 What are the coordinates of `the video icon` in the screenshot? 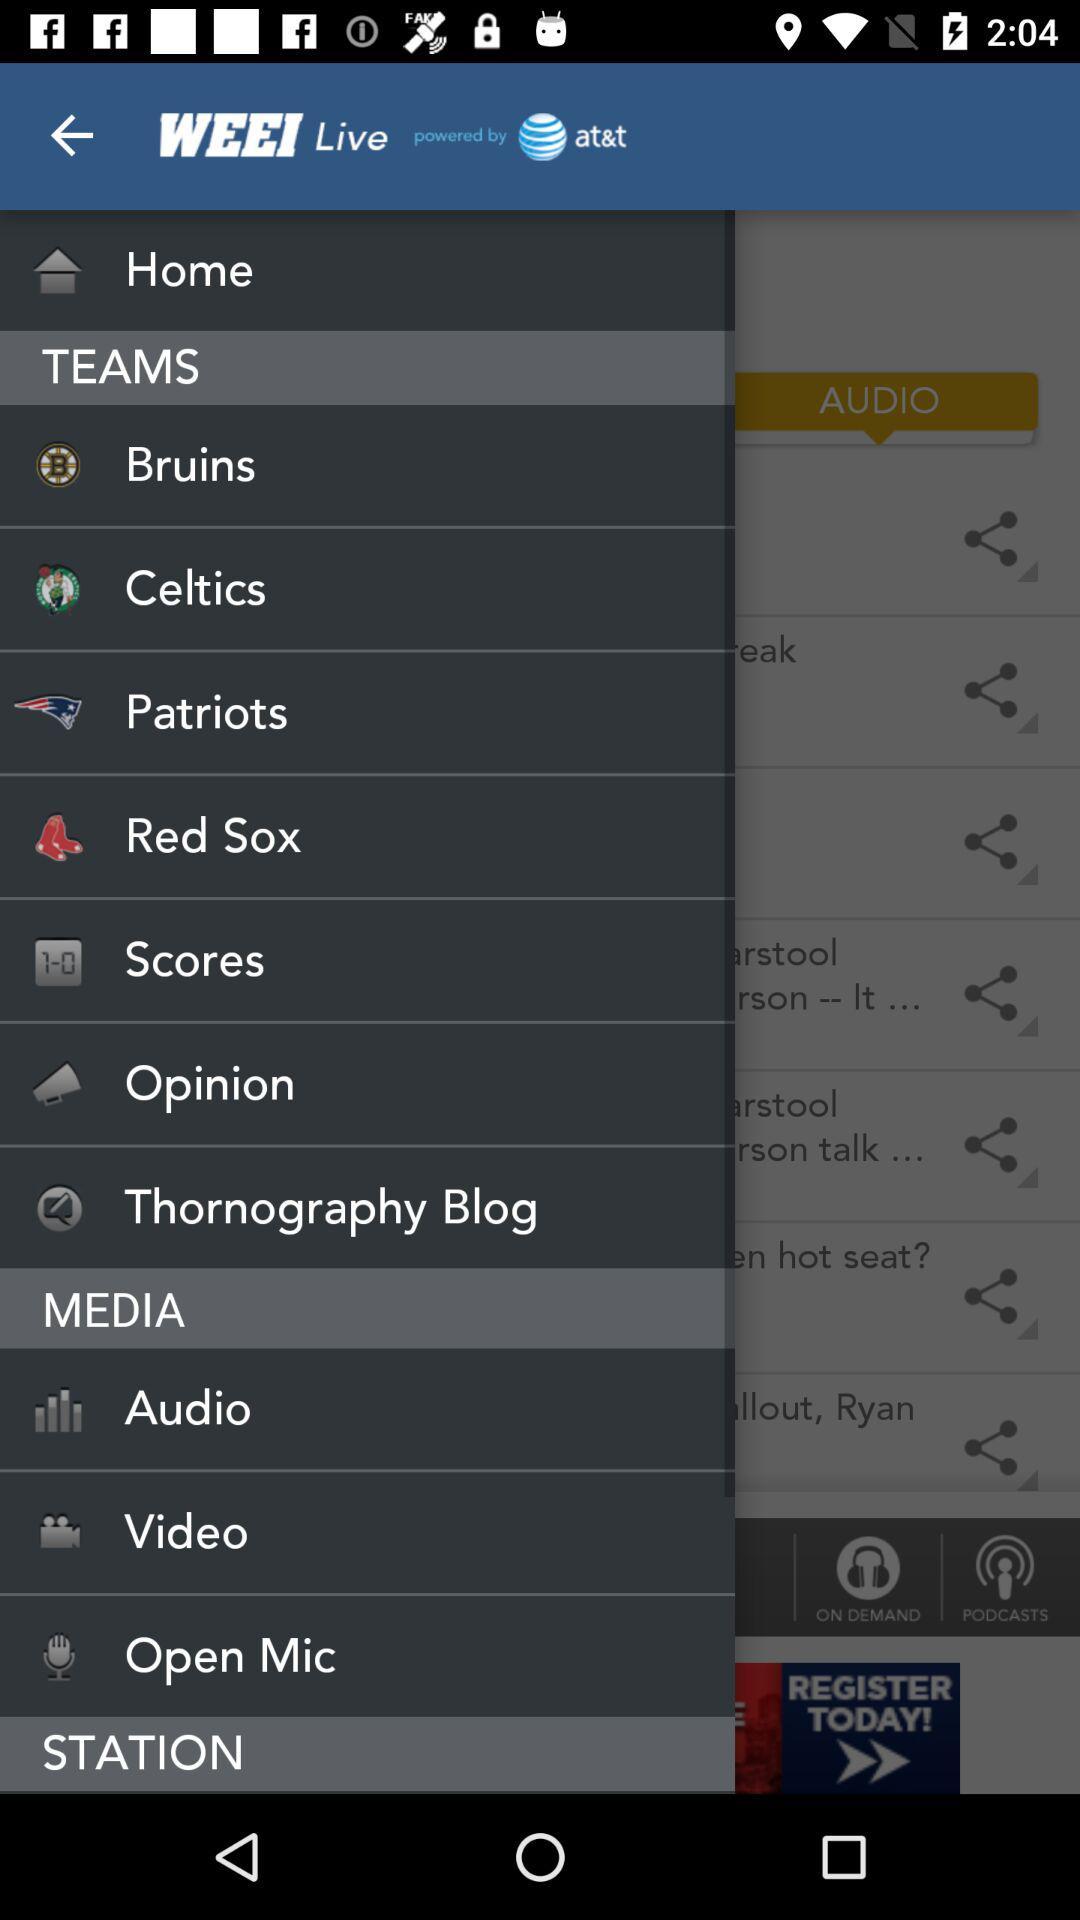 It's located at (367, 1531).